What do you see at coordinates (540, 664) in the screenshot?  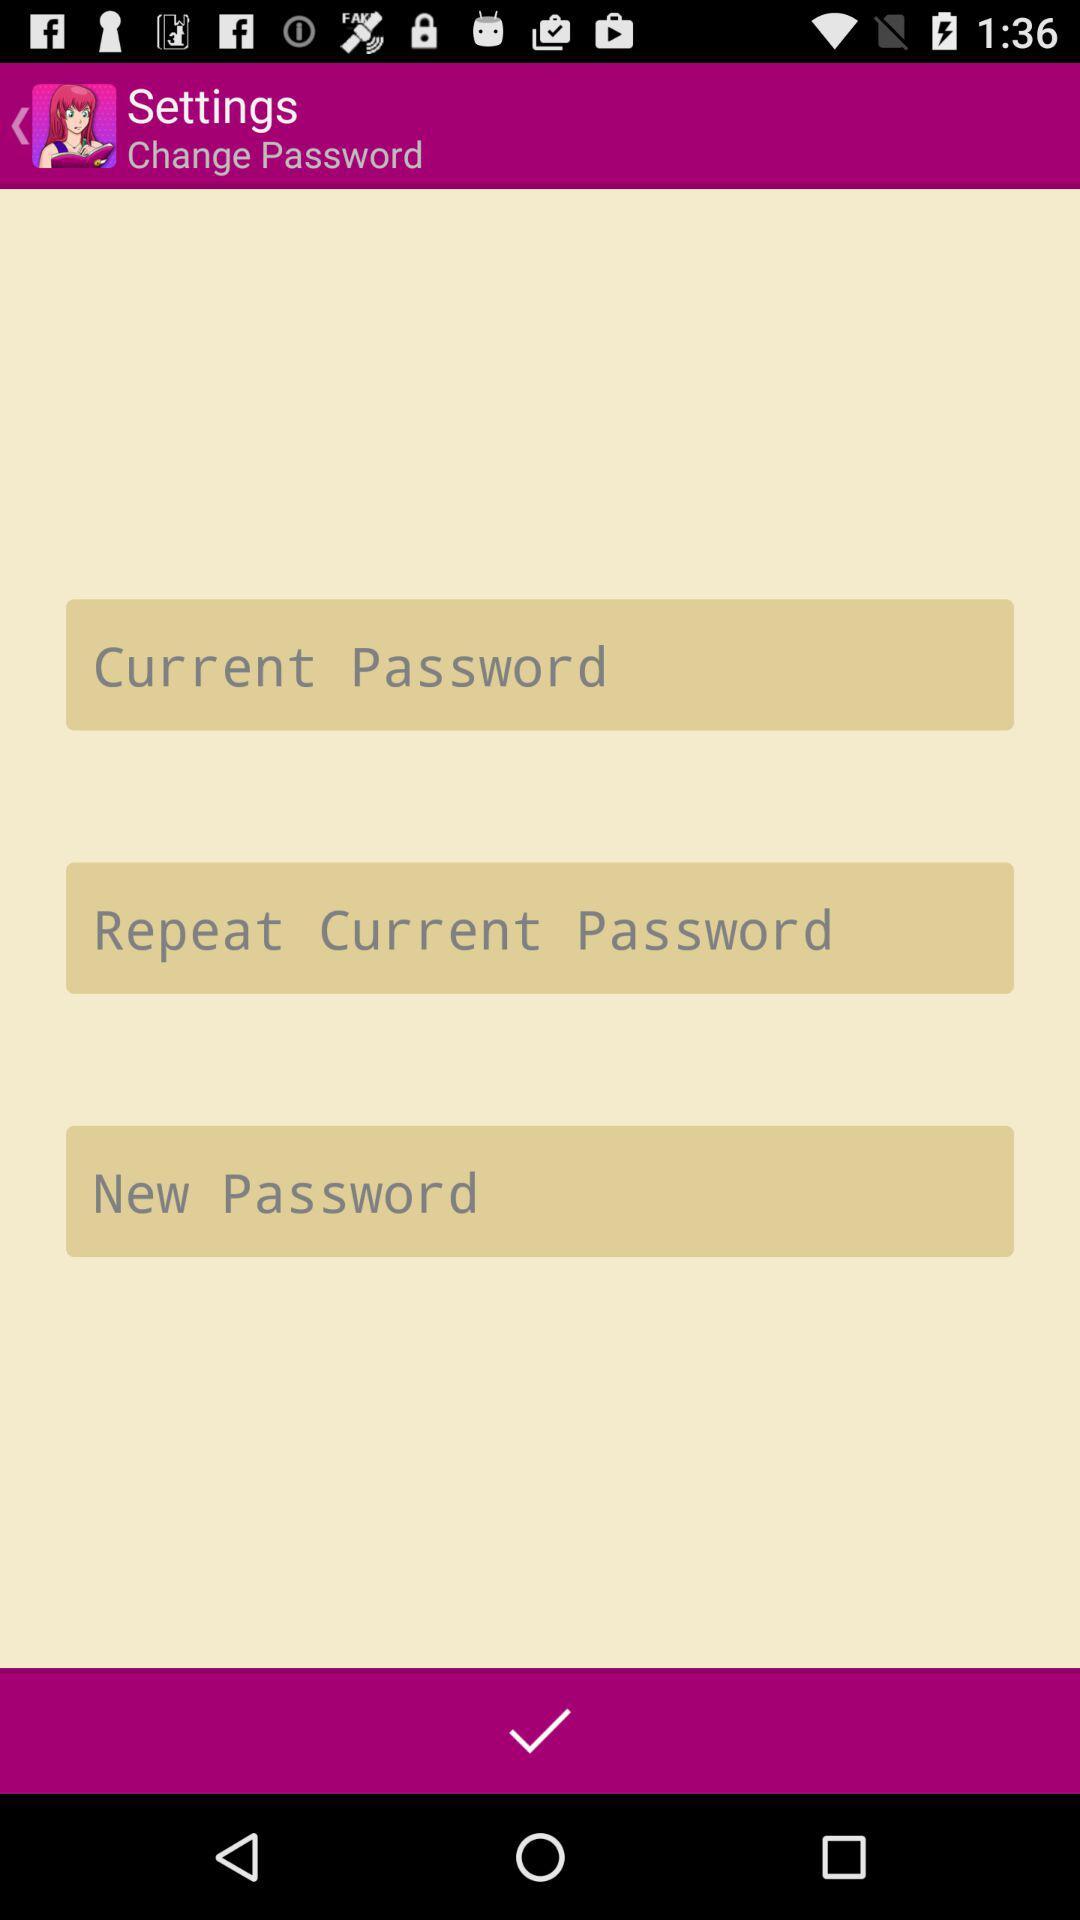 I see `type the current password` at bounding box center [540, 664].